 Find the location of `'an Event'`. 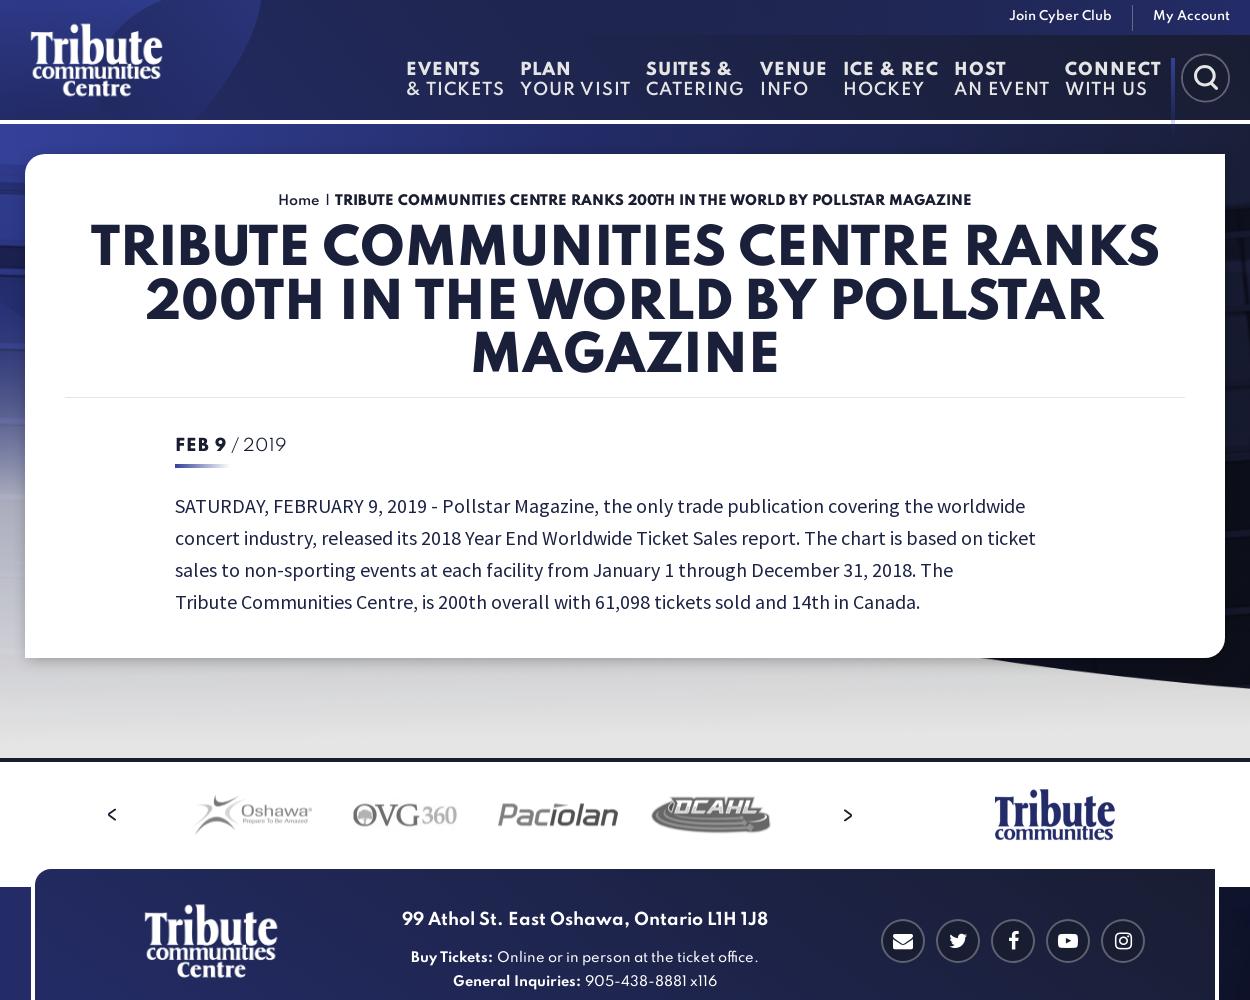

'an Event' is located at coordinates (953, 89).